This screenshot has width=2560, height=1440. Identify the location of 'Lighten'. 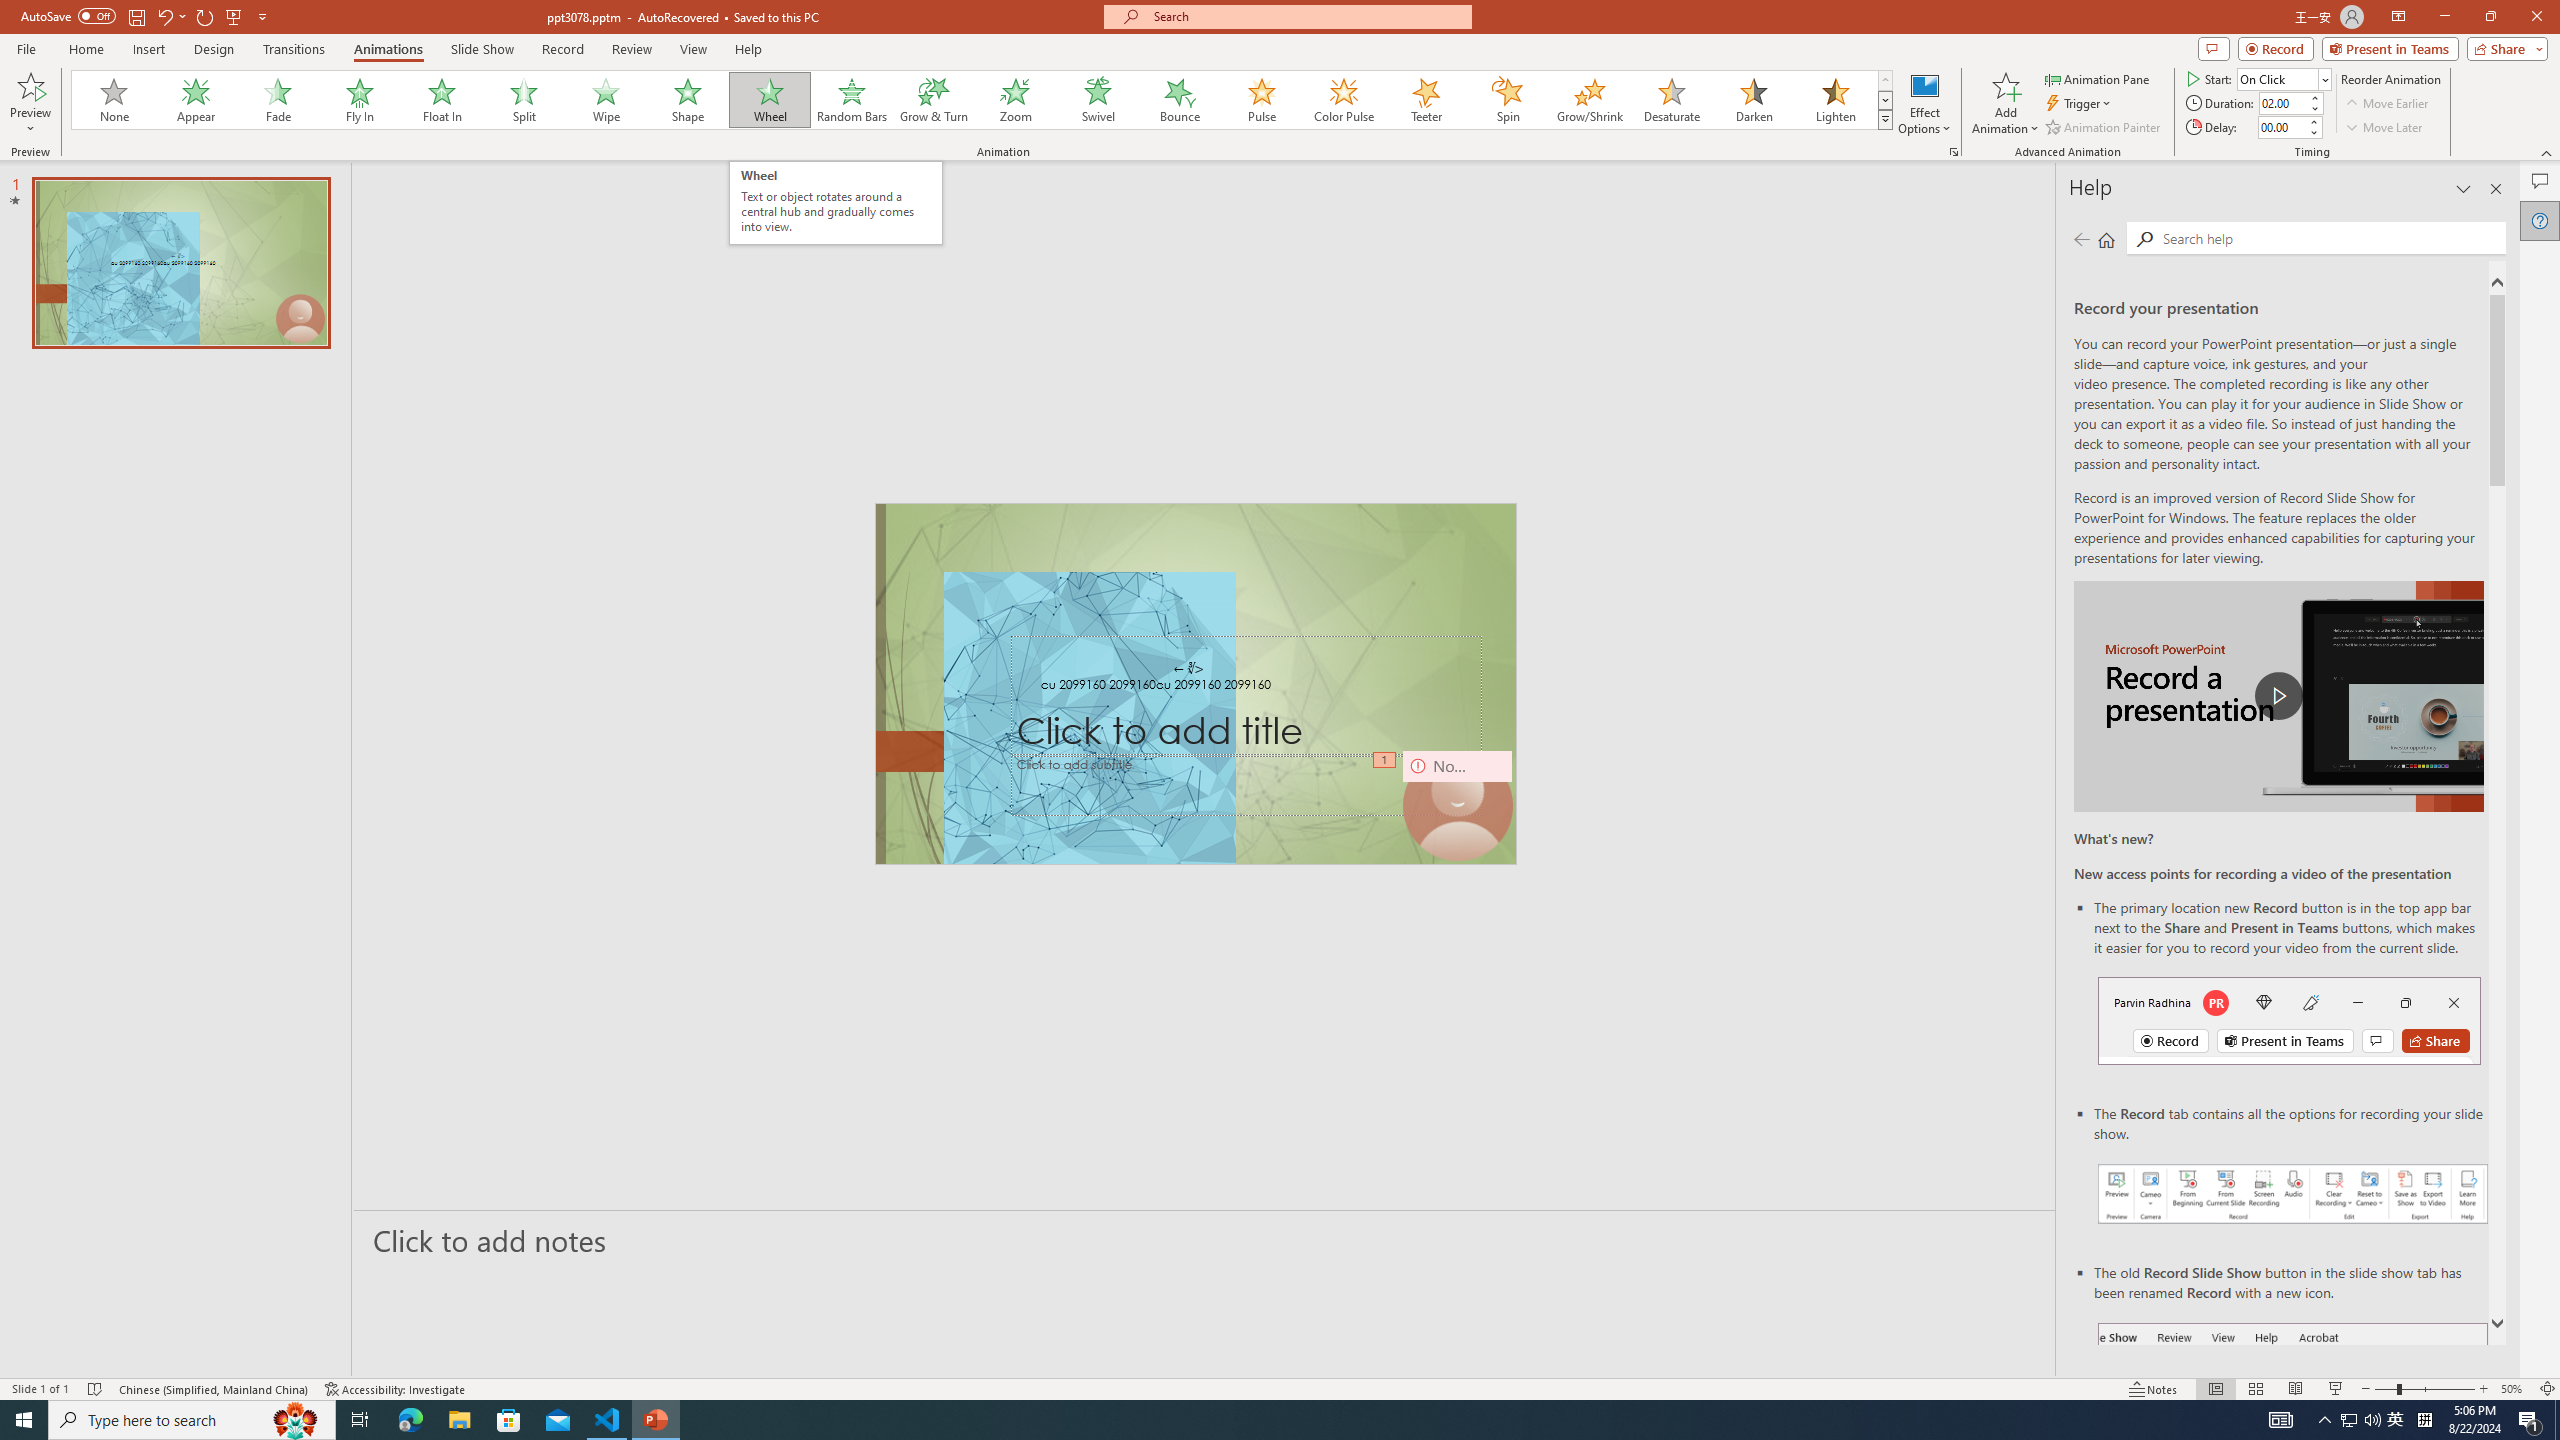
(1834, 99).